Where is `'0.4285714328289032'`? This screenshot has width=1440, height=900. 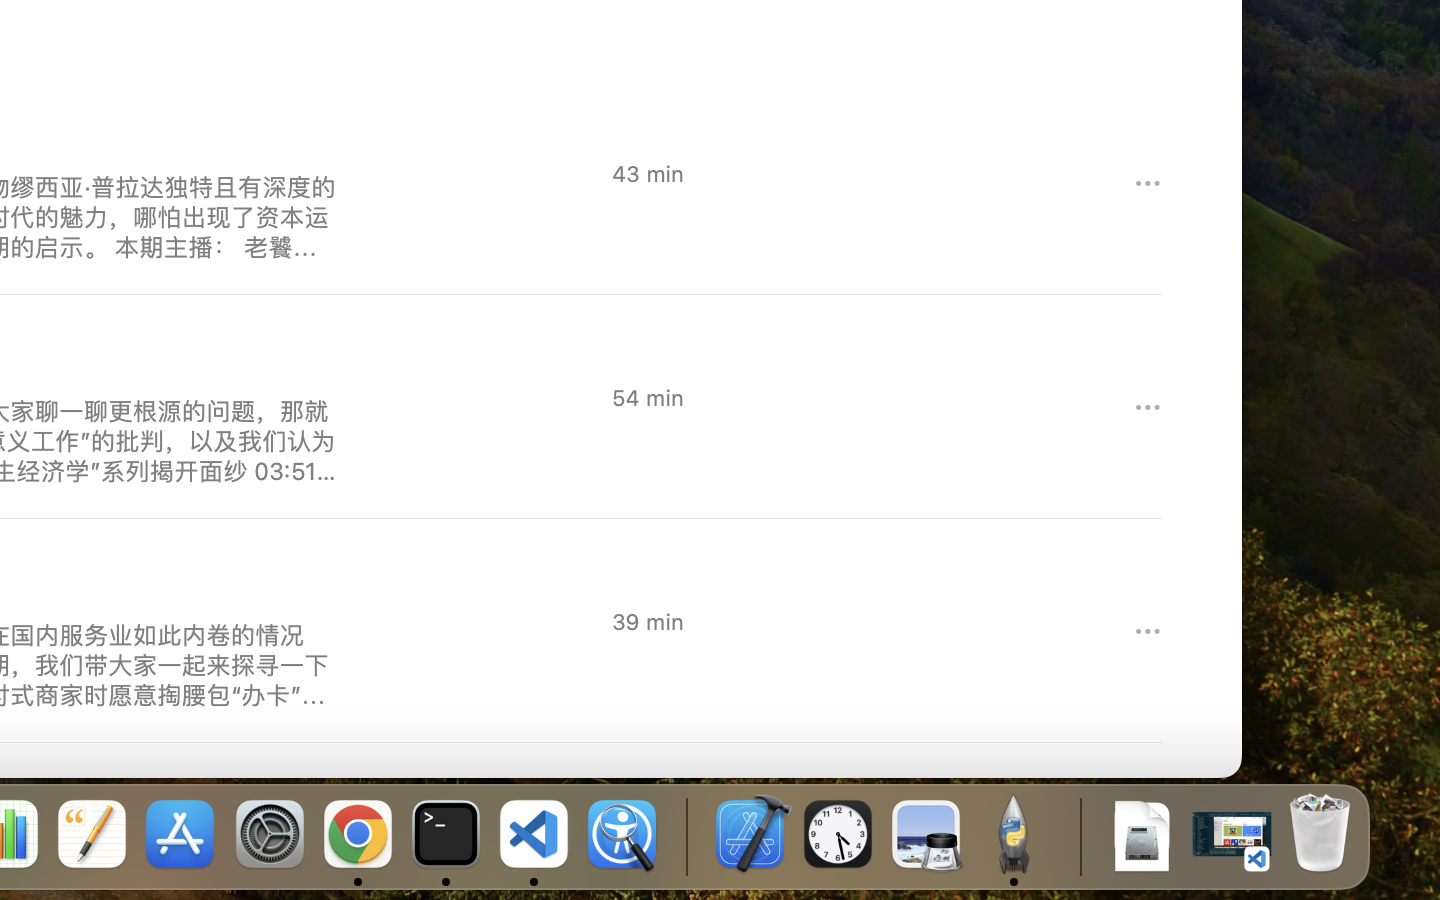 '0.4285714328289032' is located at coordinates (685, 835).